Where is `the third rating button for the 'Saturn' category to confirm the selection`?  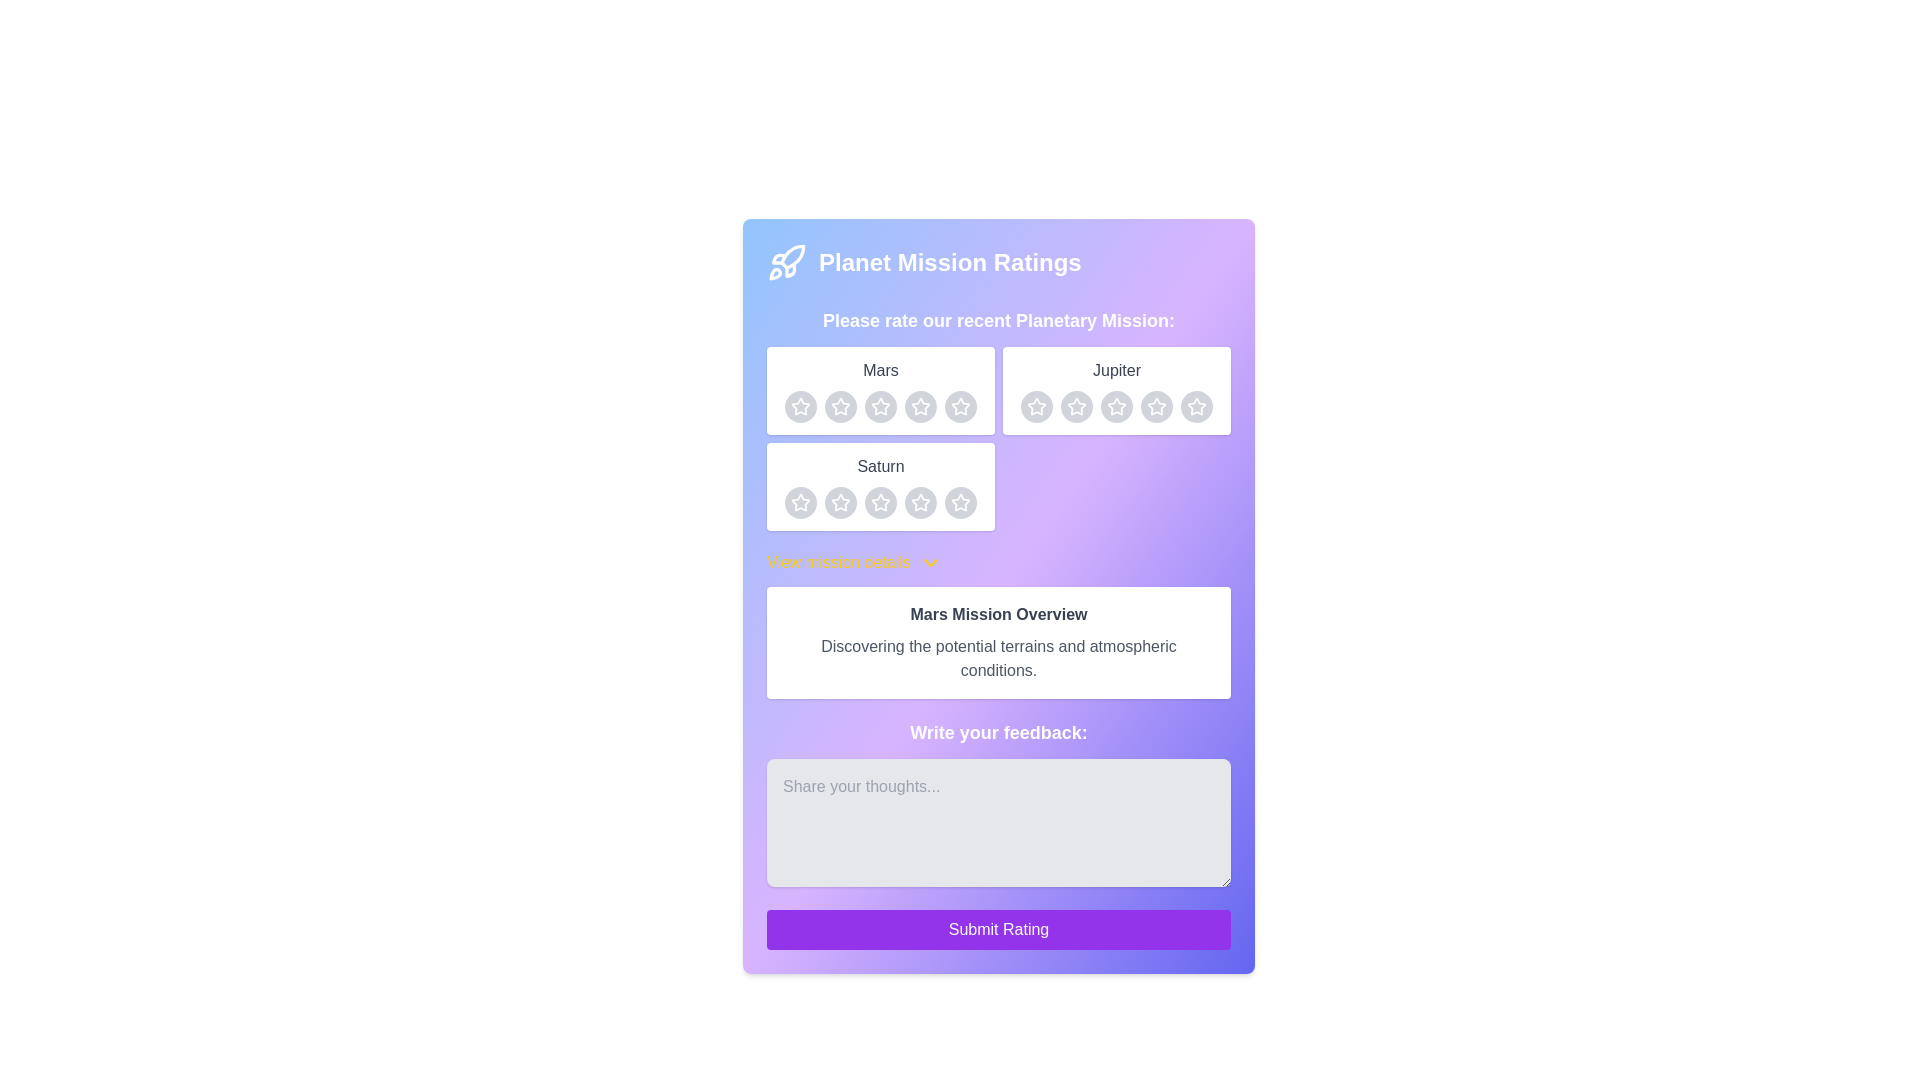
the third rating button for the 'Saturn' category to confirm the selection is located at coordinates (880, 501).